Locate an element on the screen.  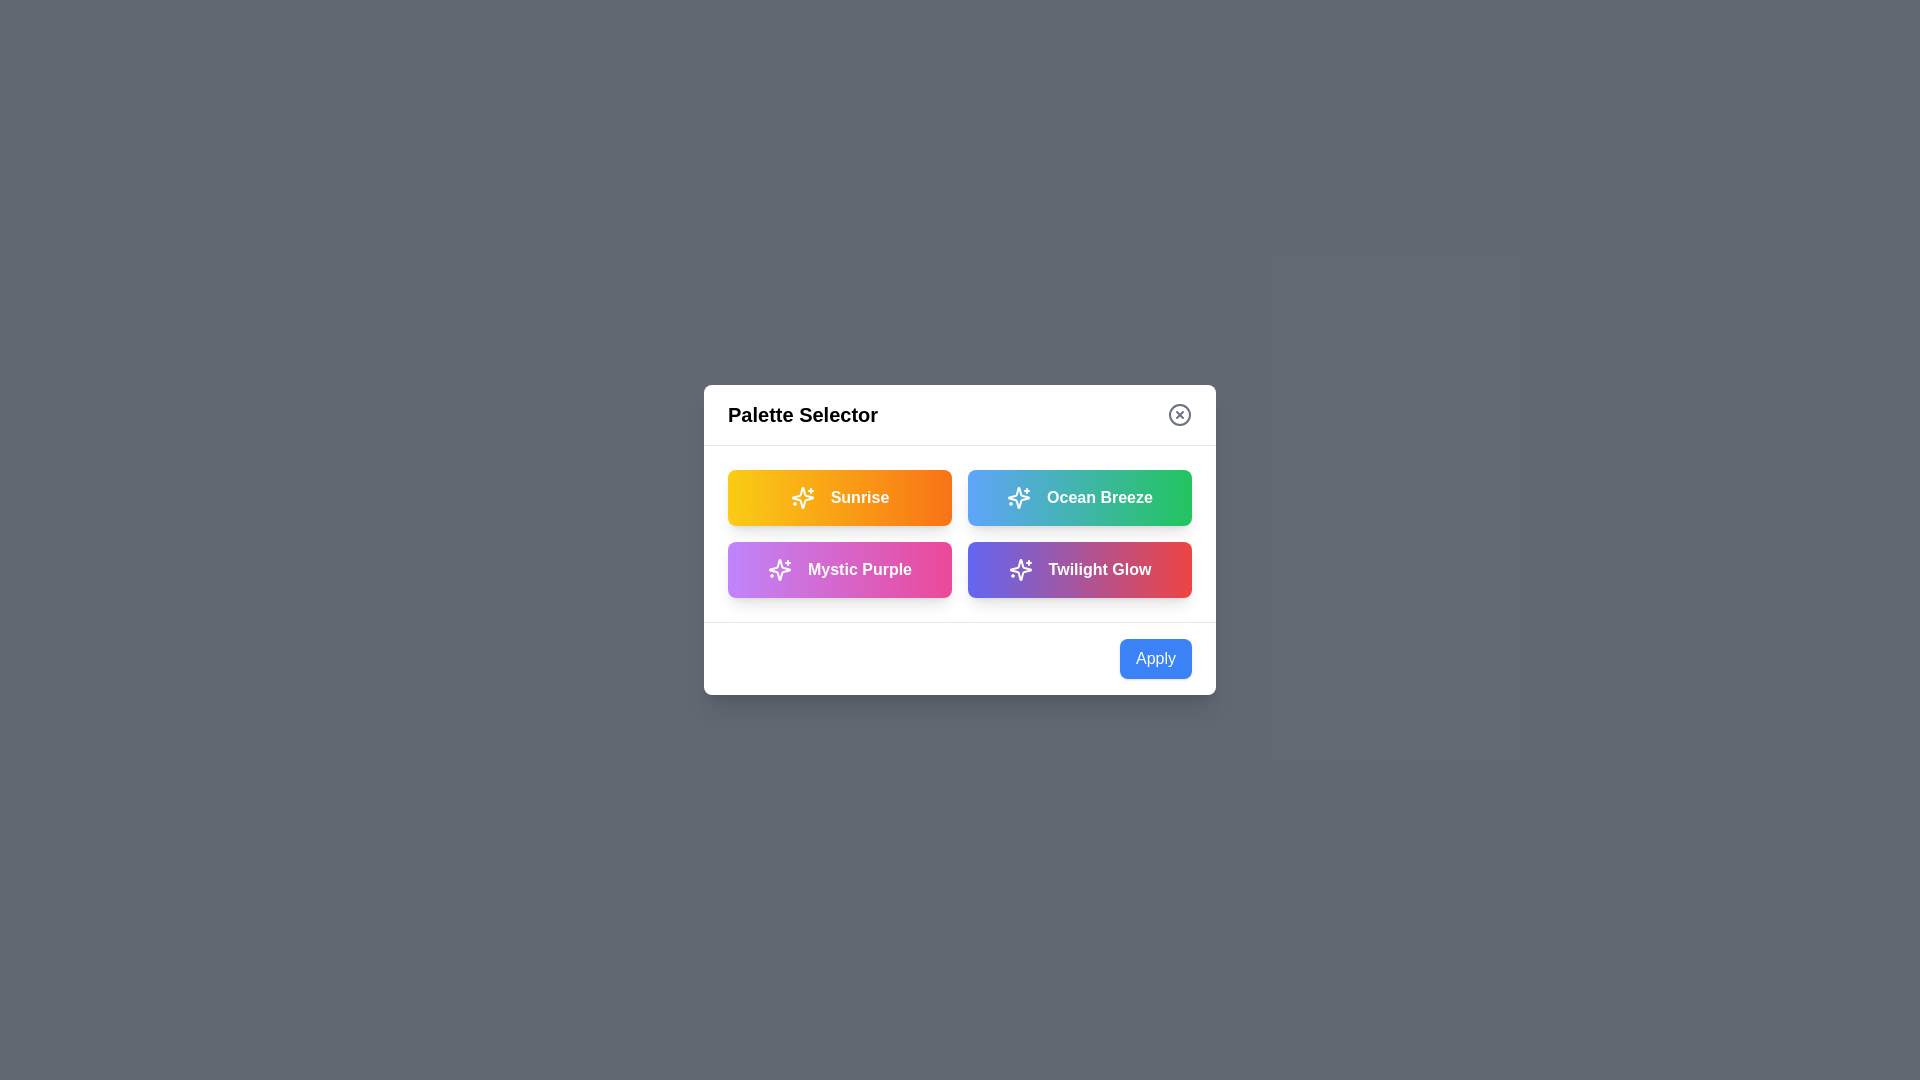
the palette card labeled Mystic Purple to select it is located at coordinates (840, 570).